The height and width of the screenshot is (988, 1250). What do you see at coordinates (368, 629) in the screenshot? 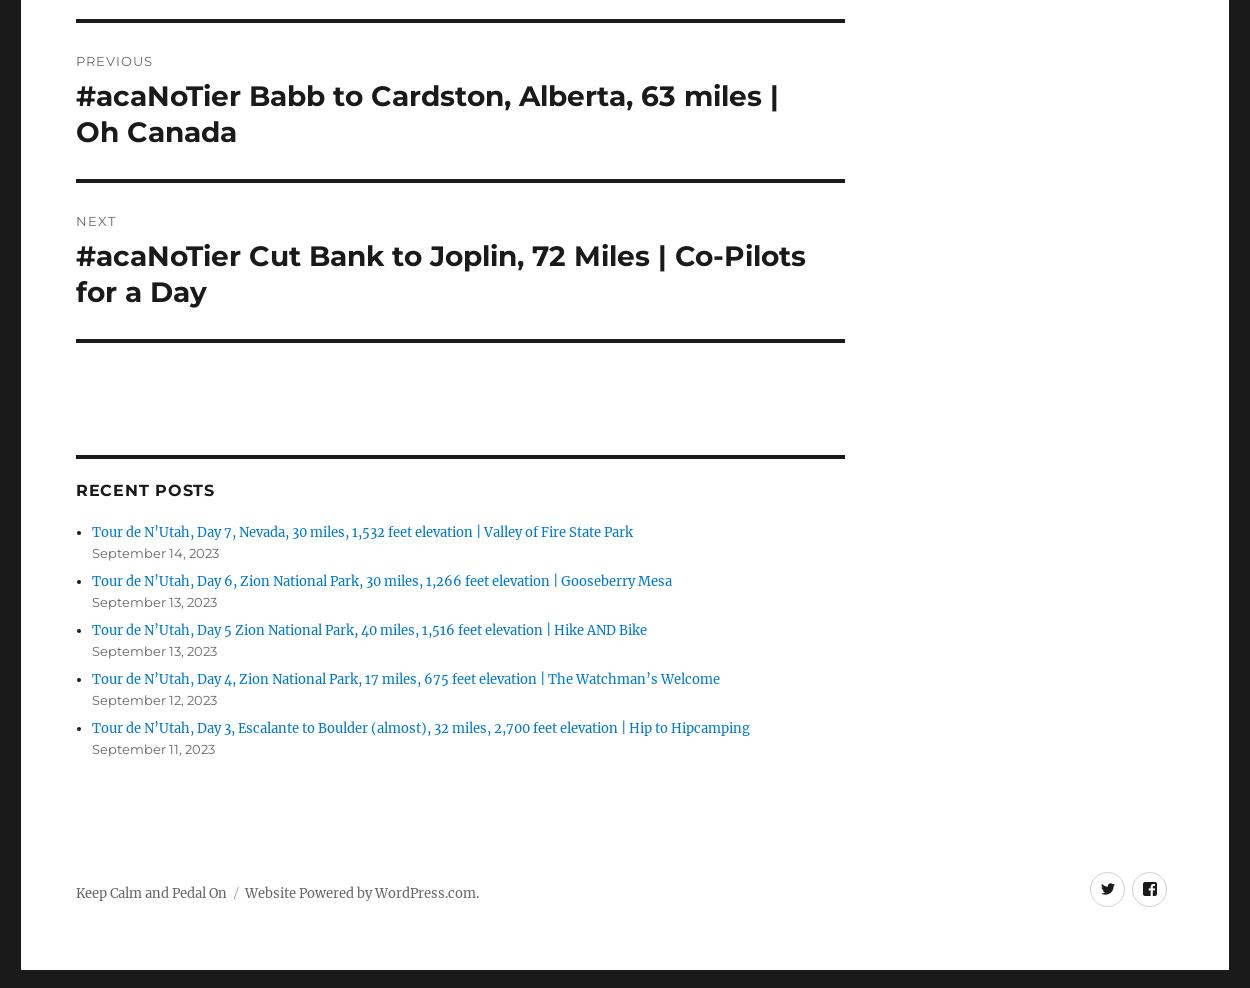
I see `'Tour de N’Utah, Day 5 Zion National Park, 40 miles, 1,516 feet elevation | Hike AND Bike'` at bounding box center [368, 629].